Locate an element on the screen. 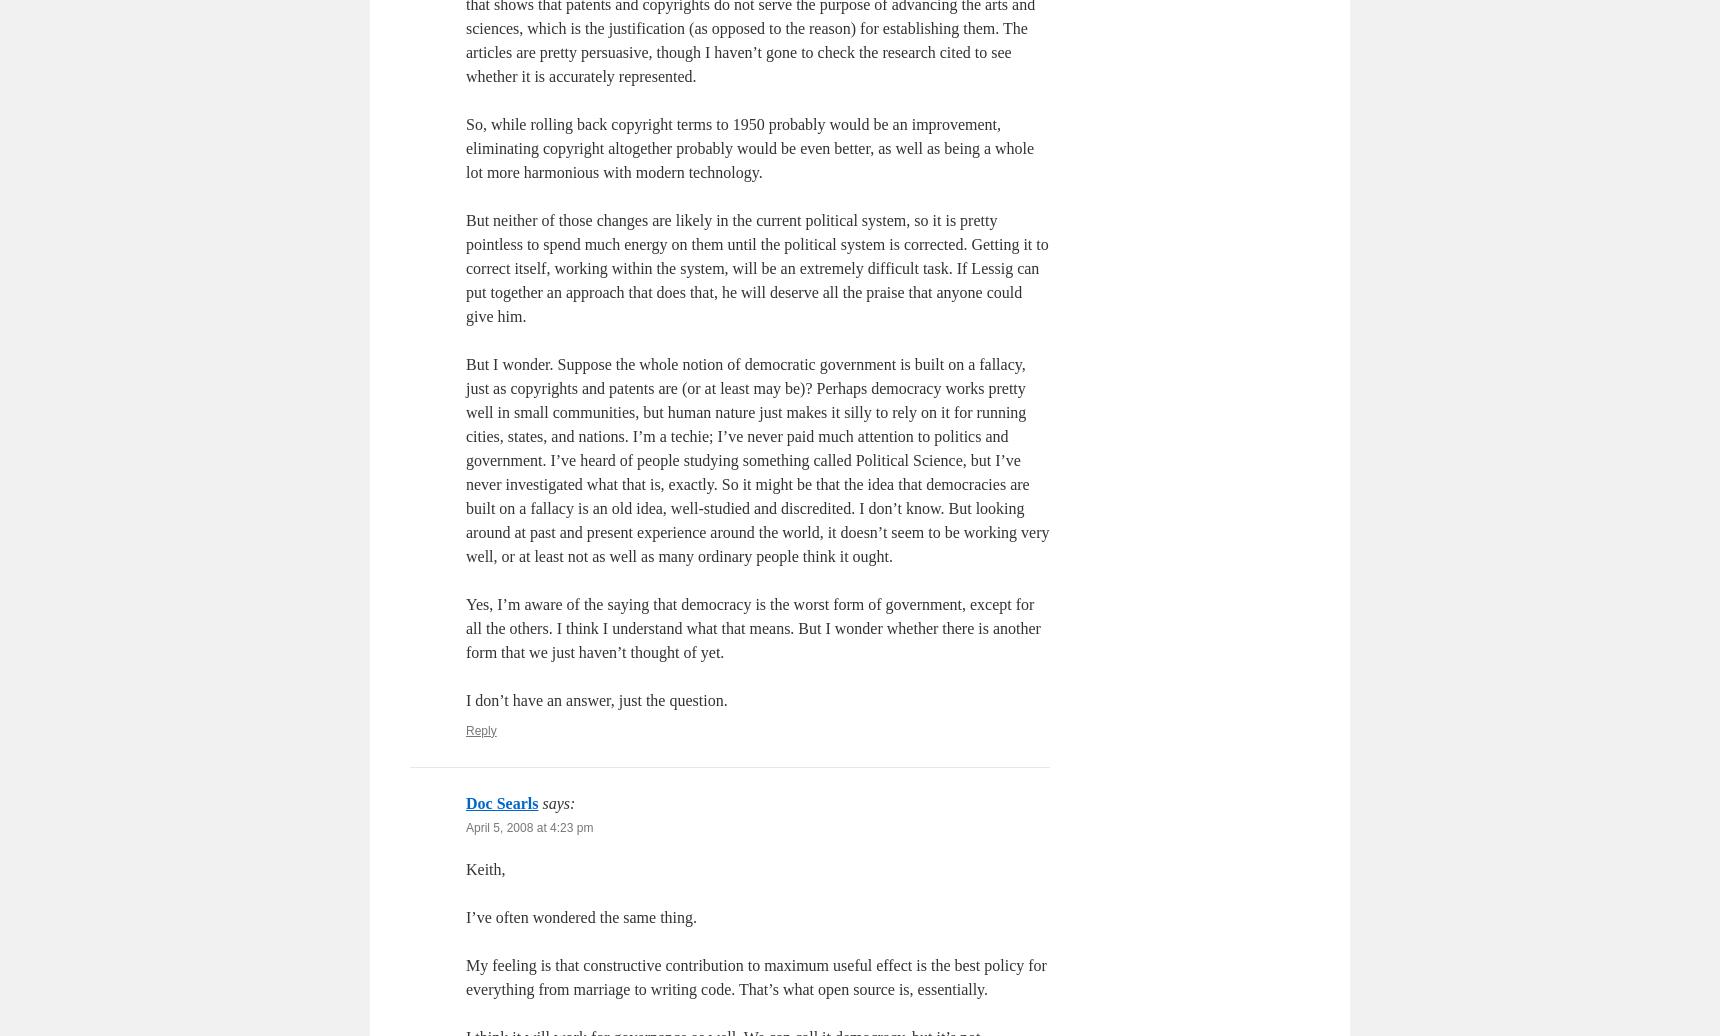  'Reply' is located at coordinates (480, 729).